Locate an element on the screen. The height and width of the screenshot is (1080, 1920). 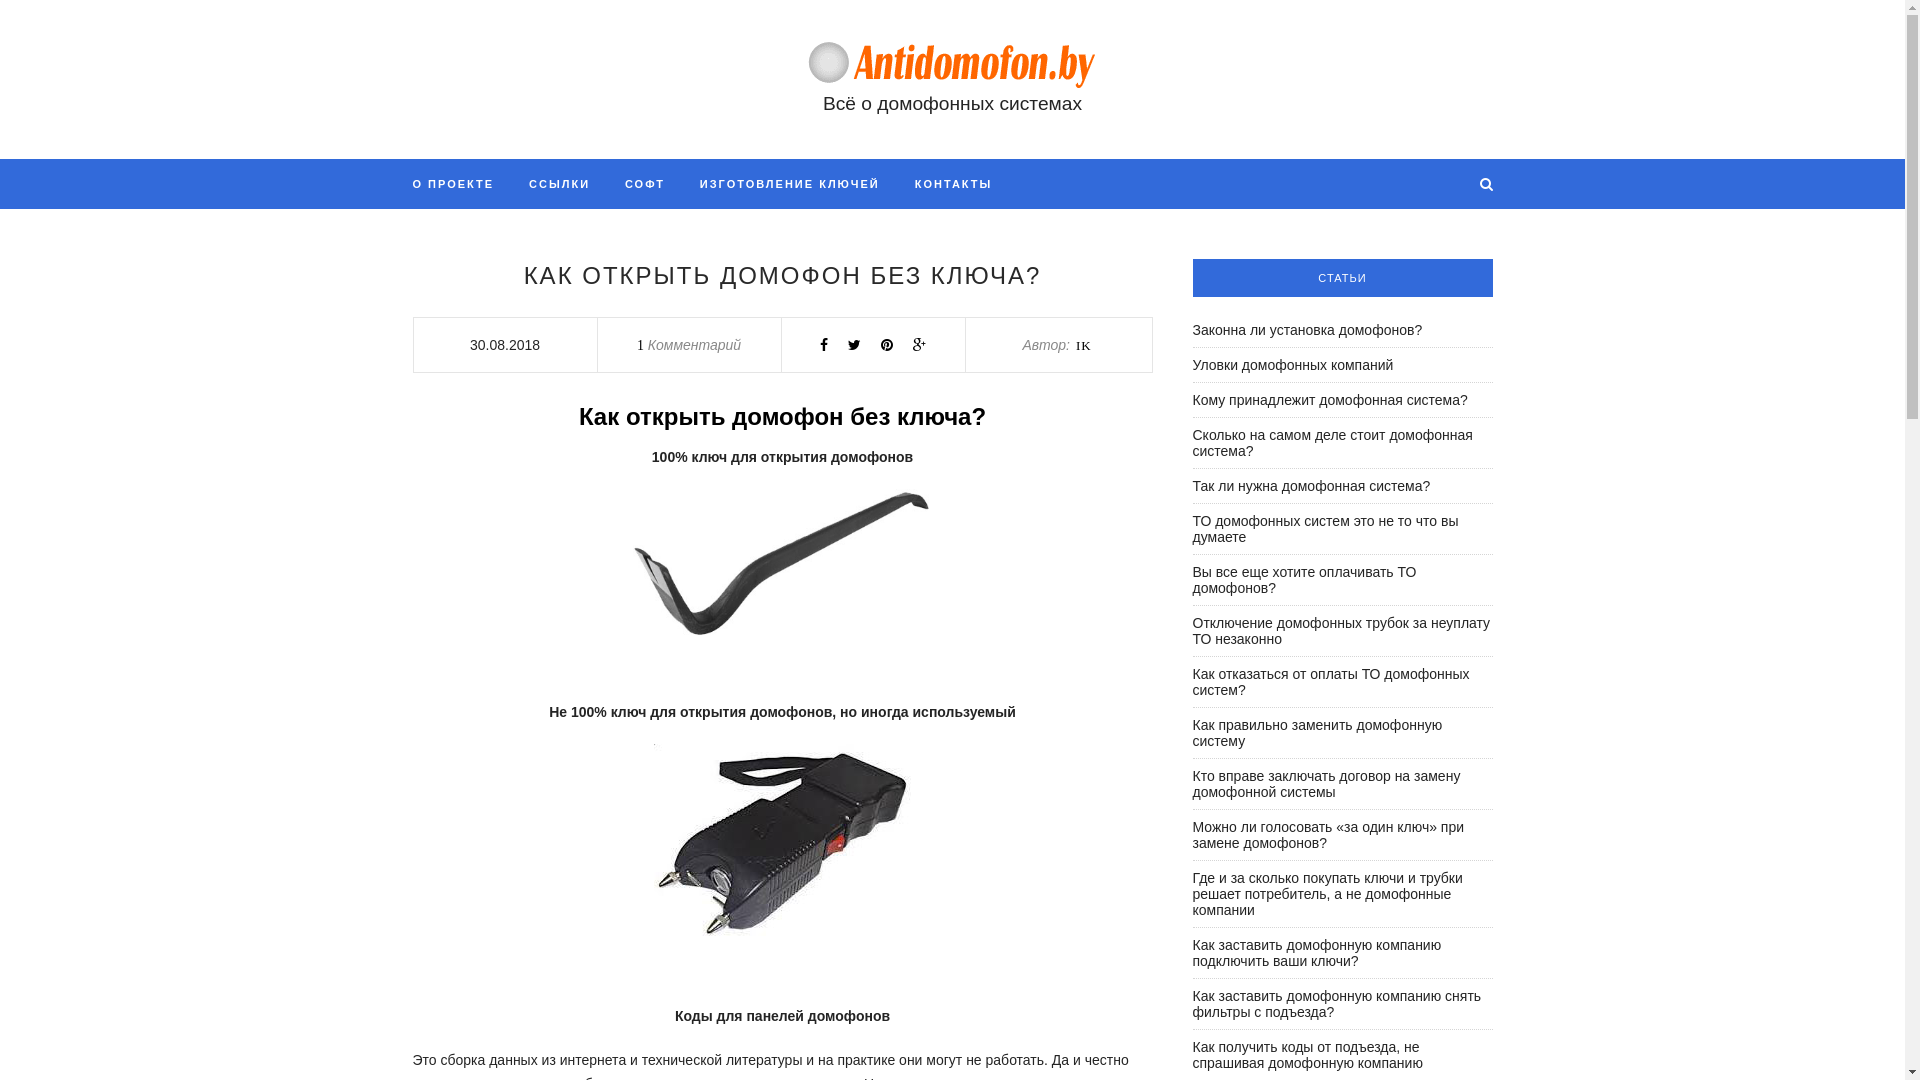
'IK' is located at coordinates (1074, 344).